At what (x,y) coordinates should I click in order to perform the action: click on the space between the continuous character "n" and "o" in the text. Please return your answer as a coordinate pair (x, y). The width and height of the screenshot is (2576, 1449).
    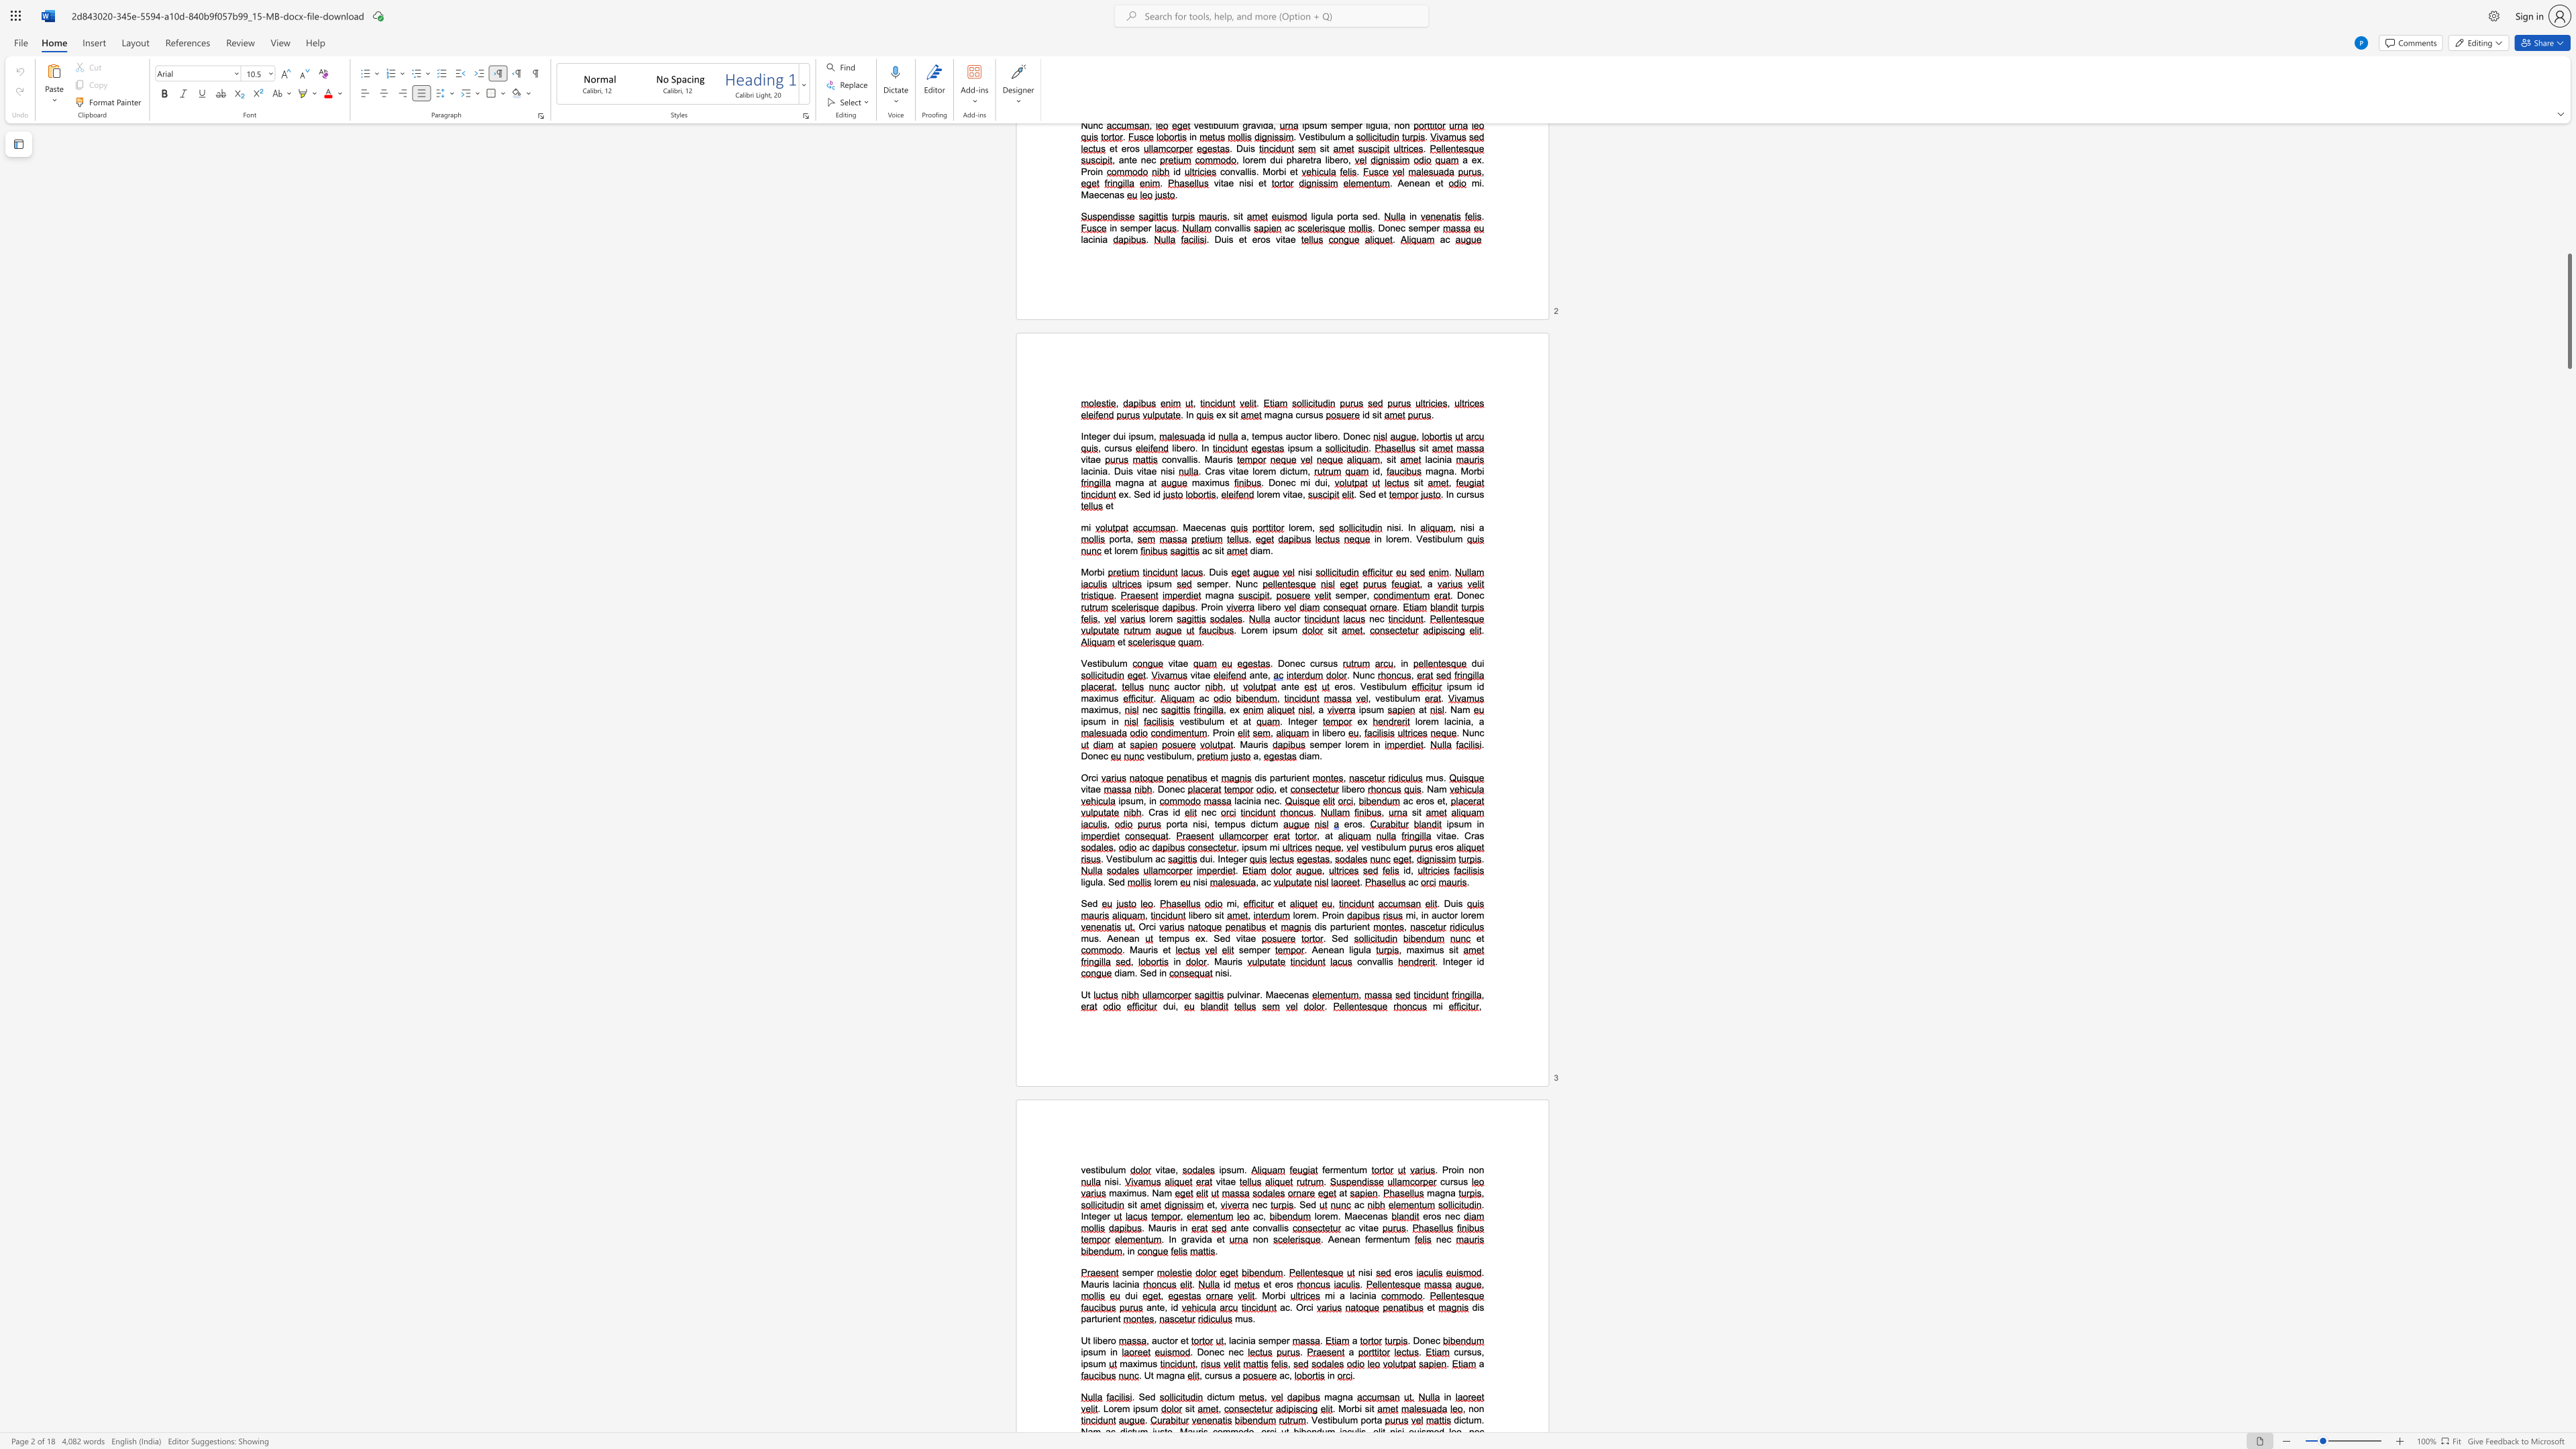
    Looking at the image, I should click on (1472, 1170).